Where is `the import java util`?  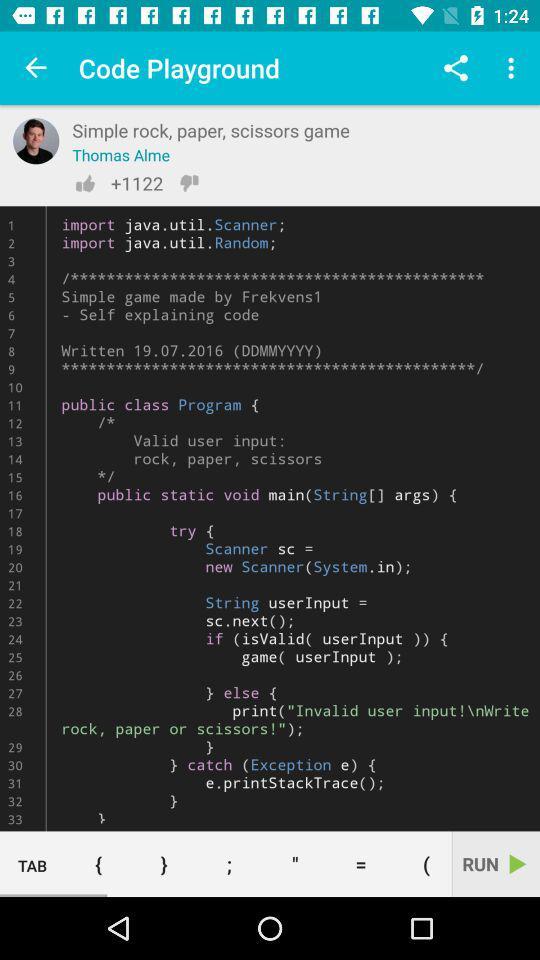
the import java util is located at coordinates (270, 517).